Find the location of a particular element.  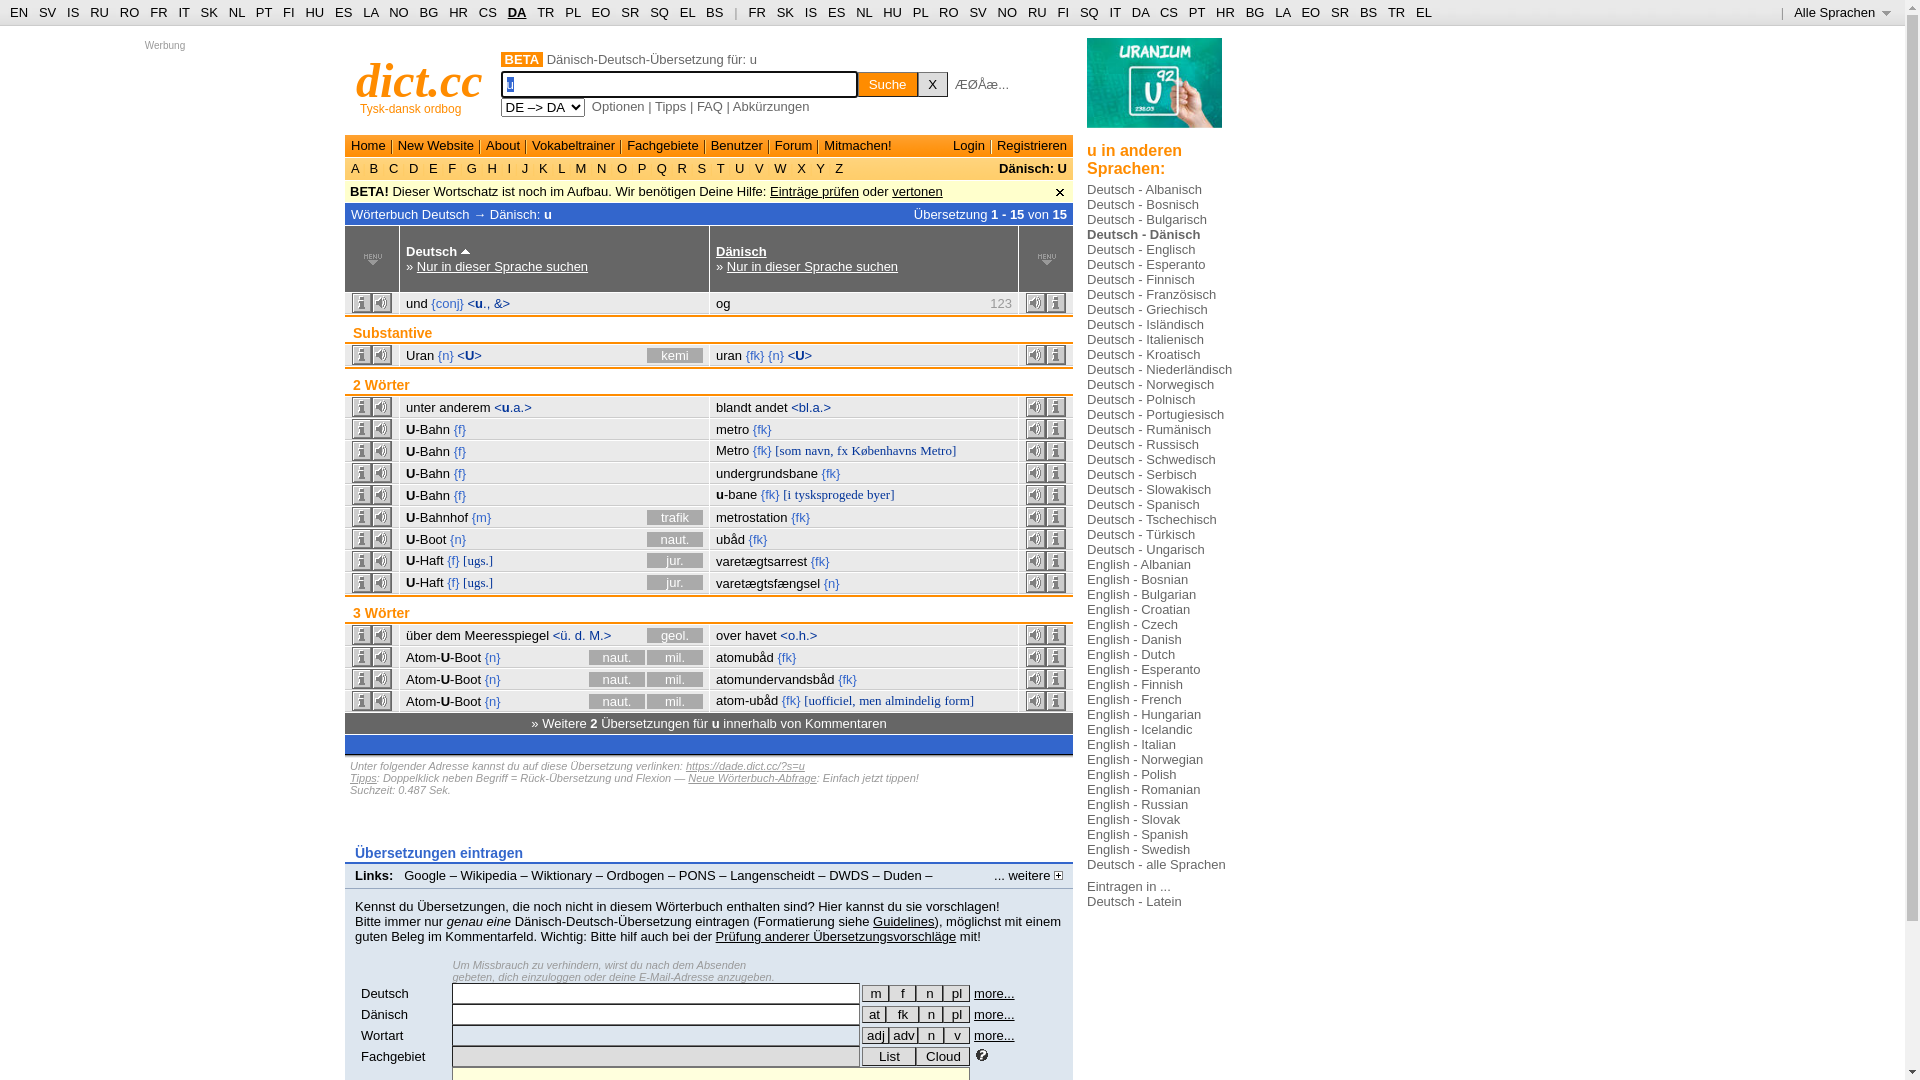

'Deutsch - Spanisch' is located at coordinates (1143, 503).